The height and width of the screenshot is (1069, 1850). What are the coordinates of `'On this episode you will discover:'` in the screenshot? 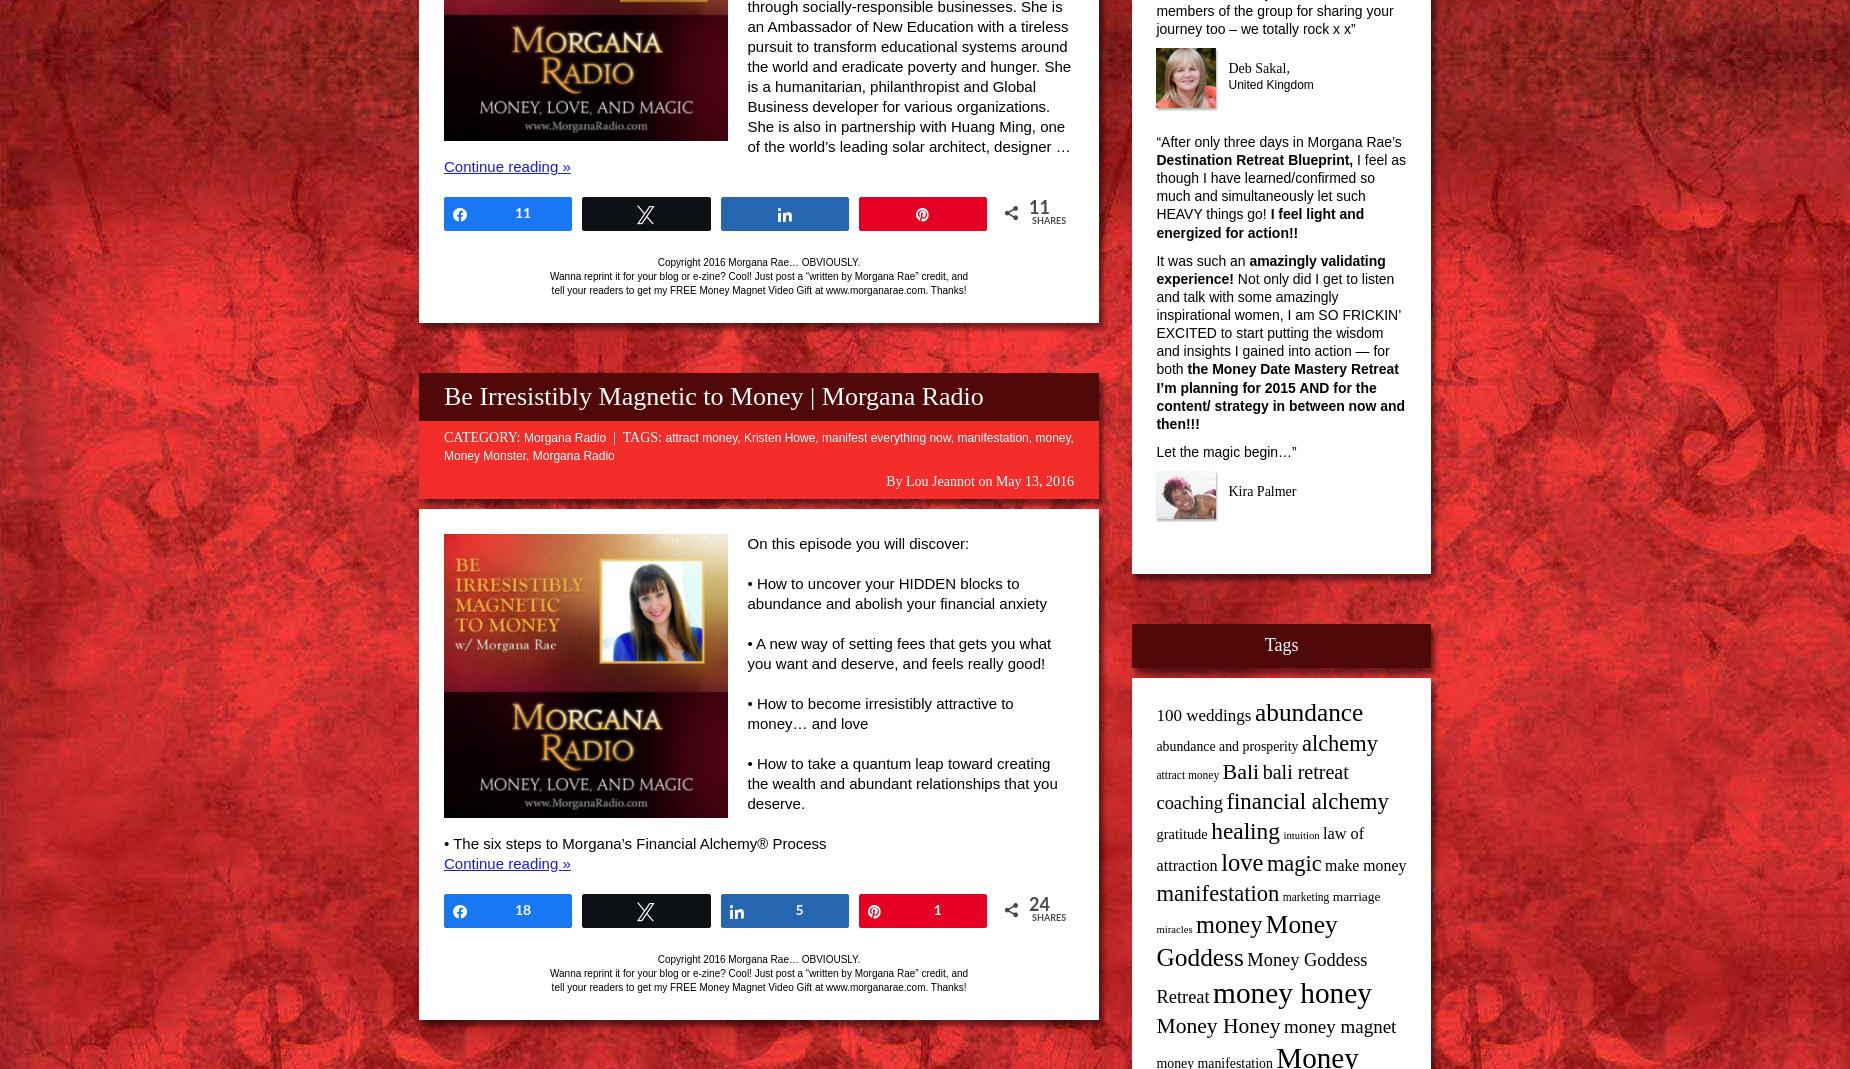 It's located at (858, 543).